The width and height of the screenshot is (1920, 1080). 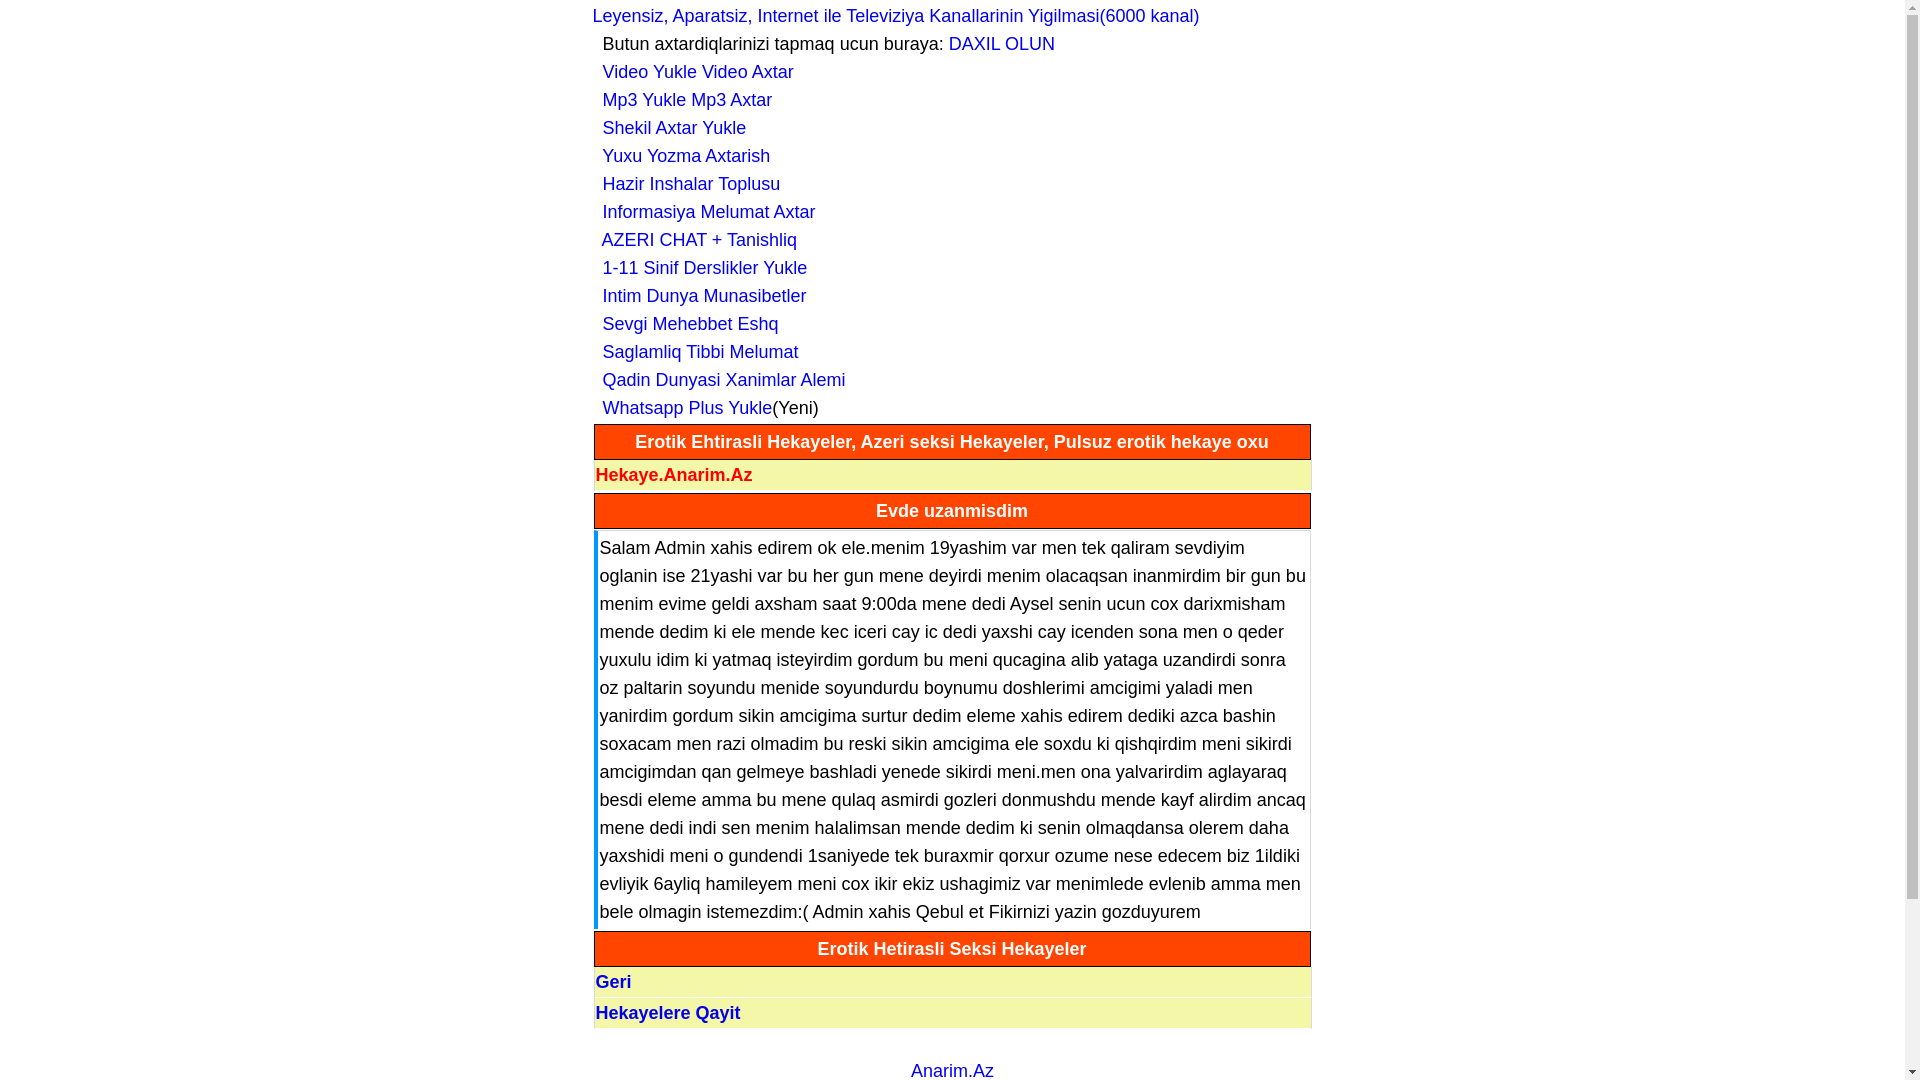 I want to click on '  Mp3 Yukle Mp3 Axtar', so click(x=681, y=100).